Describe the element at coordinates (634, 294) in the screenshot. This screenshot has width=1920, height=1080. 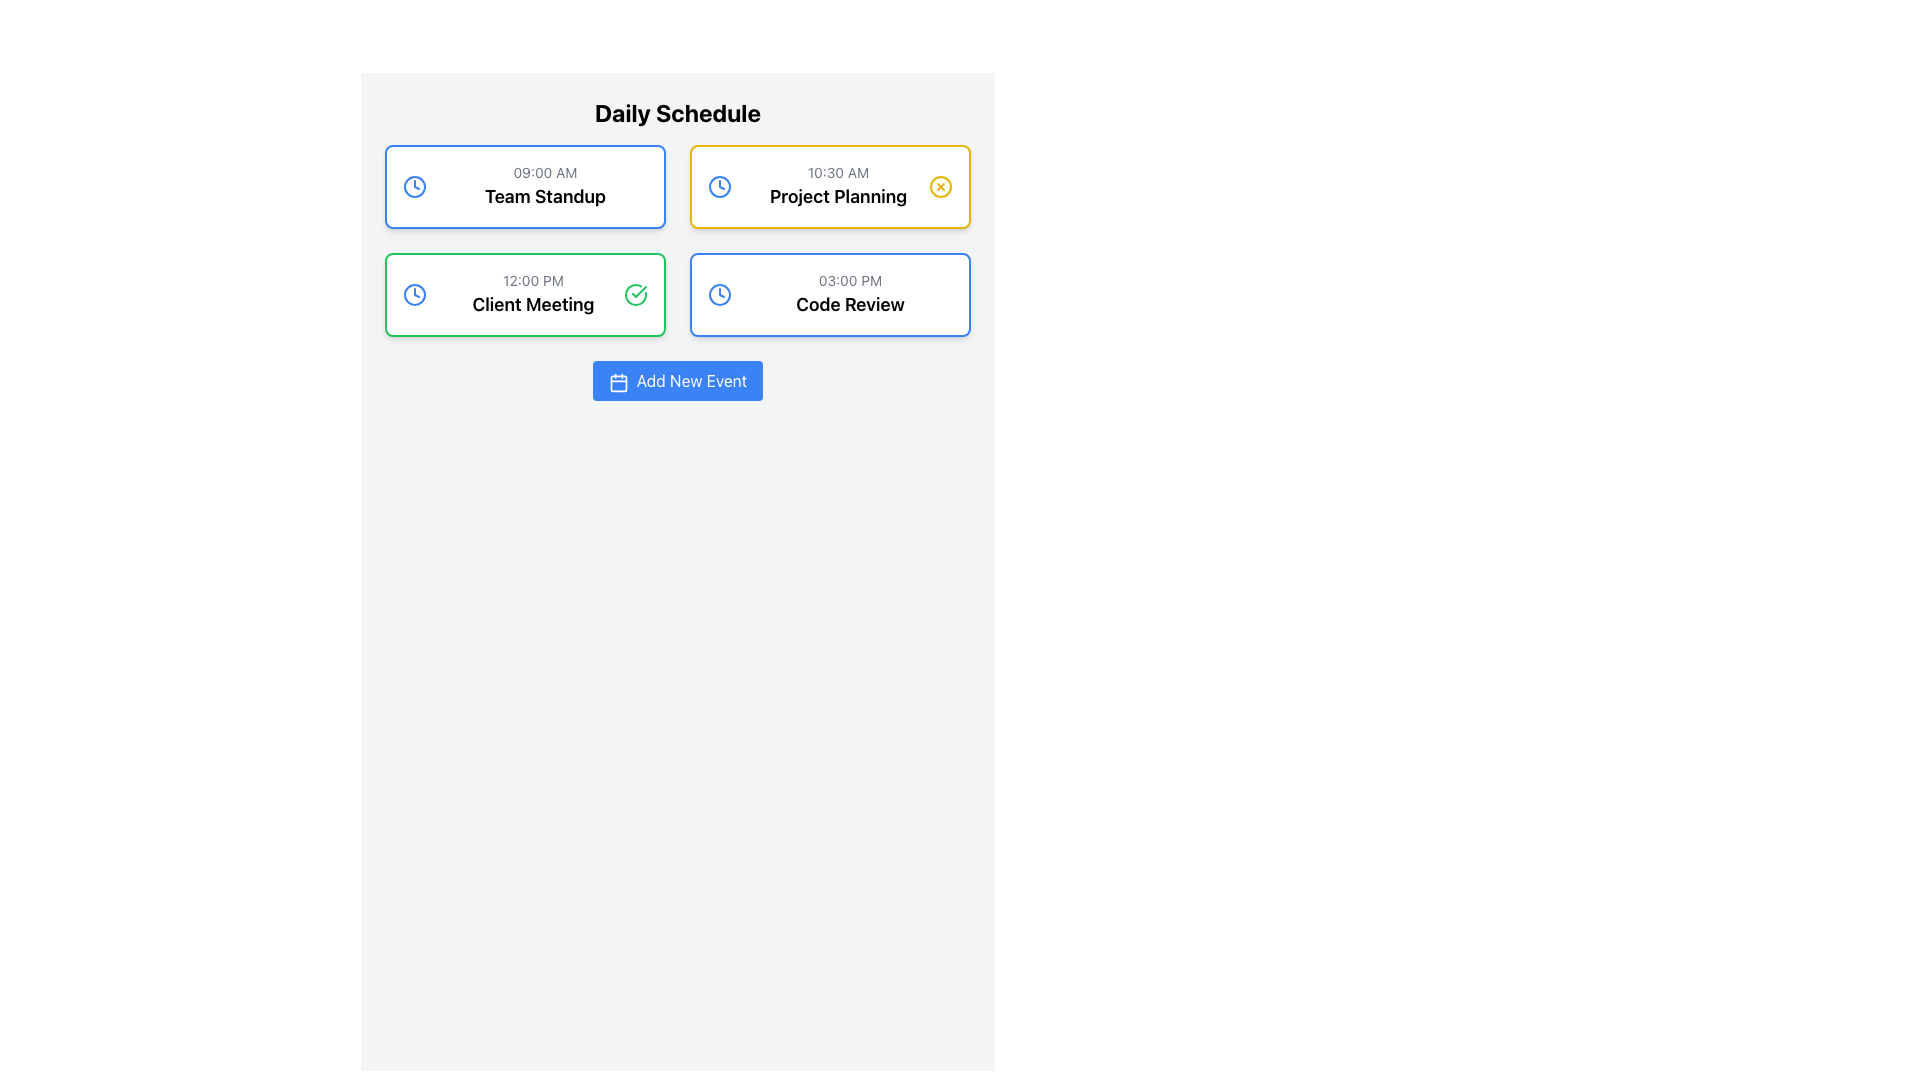
I see `the icon indicating the status of the 'Client Meeting' event, located at the bottom-left of the 'Client Meeting' card` at that location.